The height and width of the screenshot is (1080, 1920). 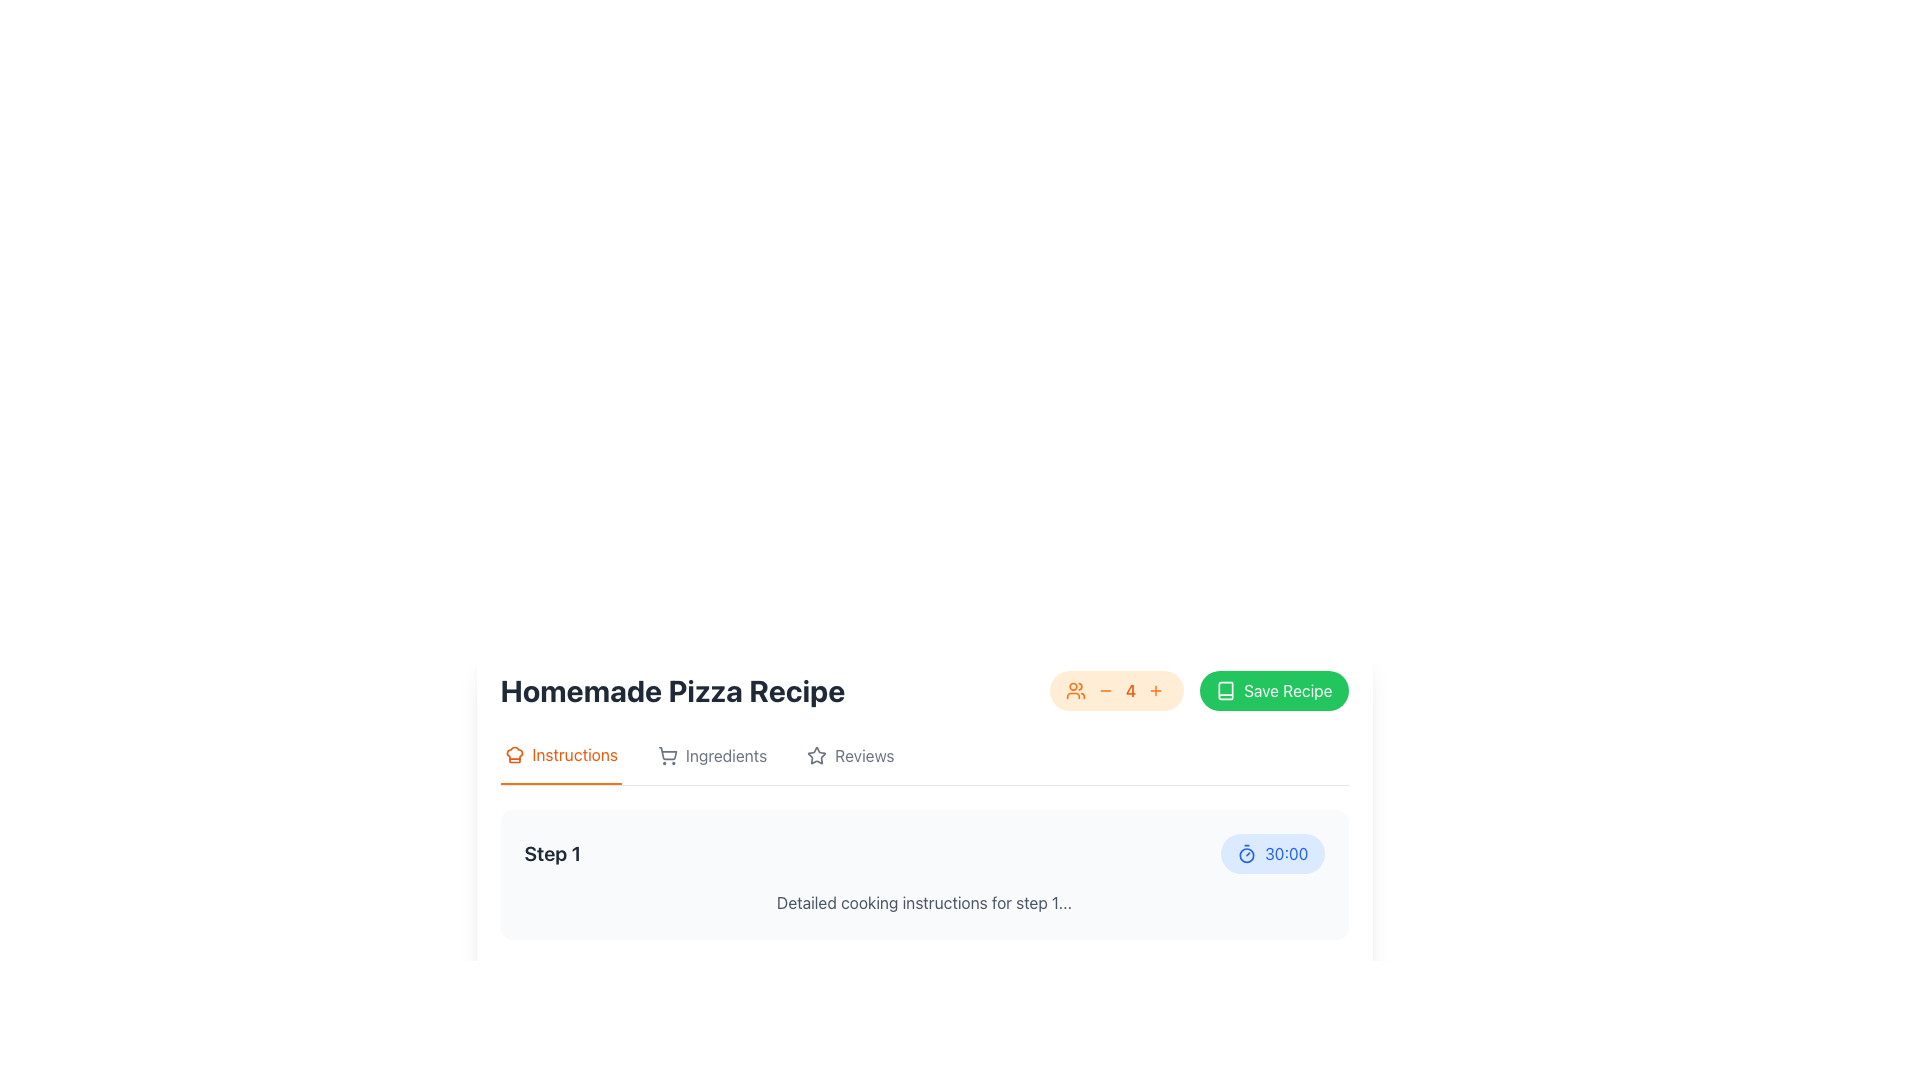 I want to click on the save button located on the right side of the header section next to the servings adjustment component, which allows users to save the recipe for later reference, so click(x=1199, y=689).